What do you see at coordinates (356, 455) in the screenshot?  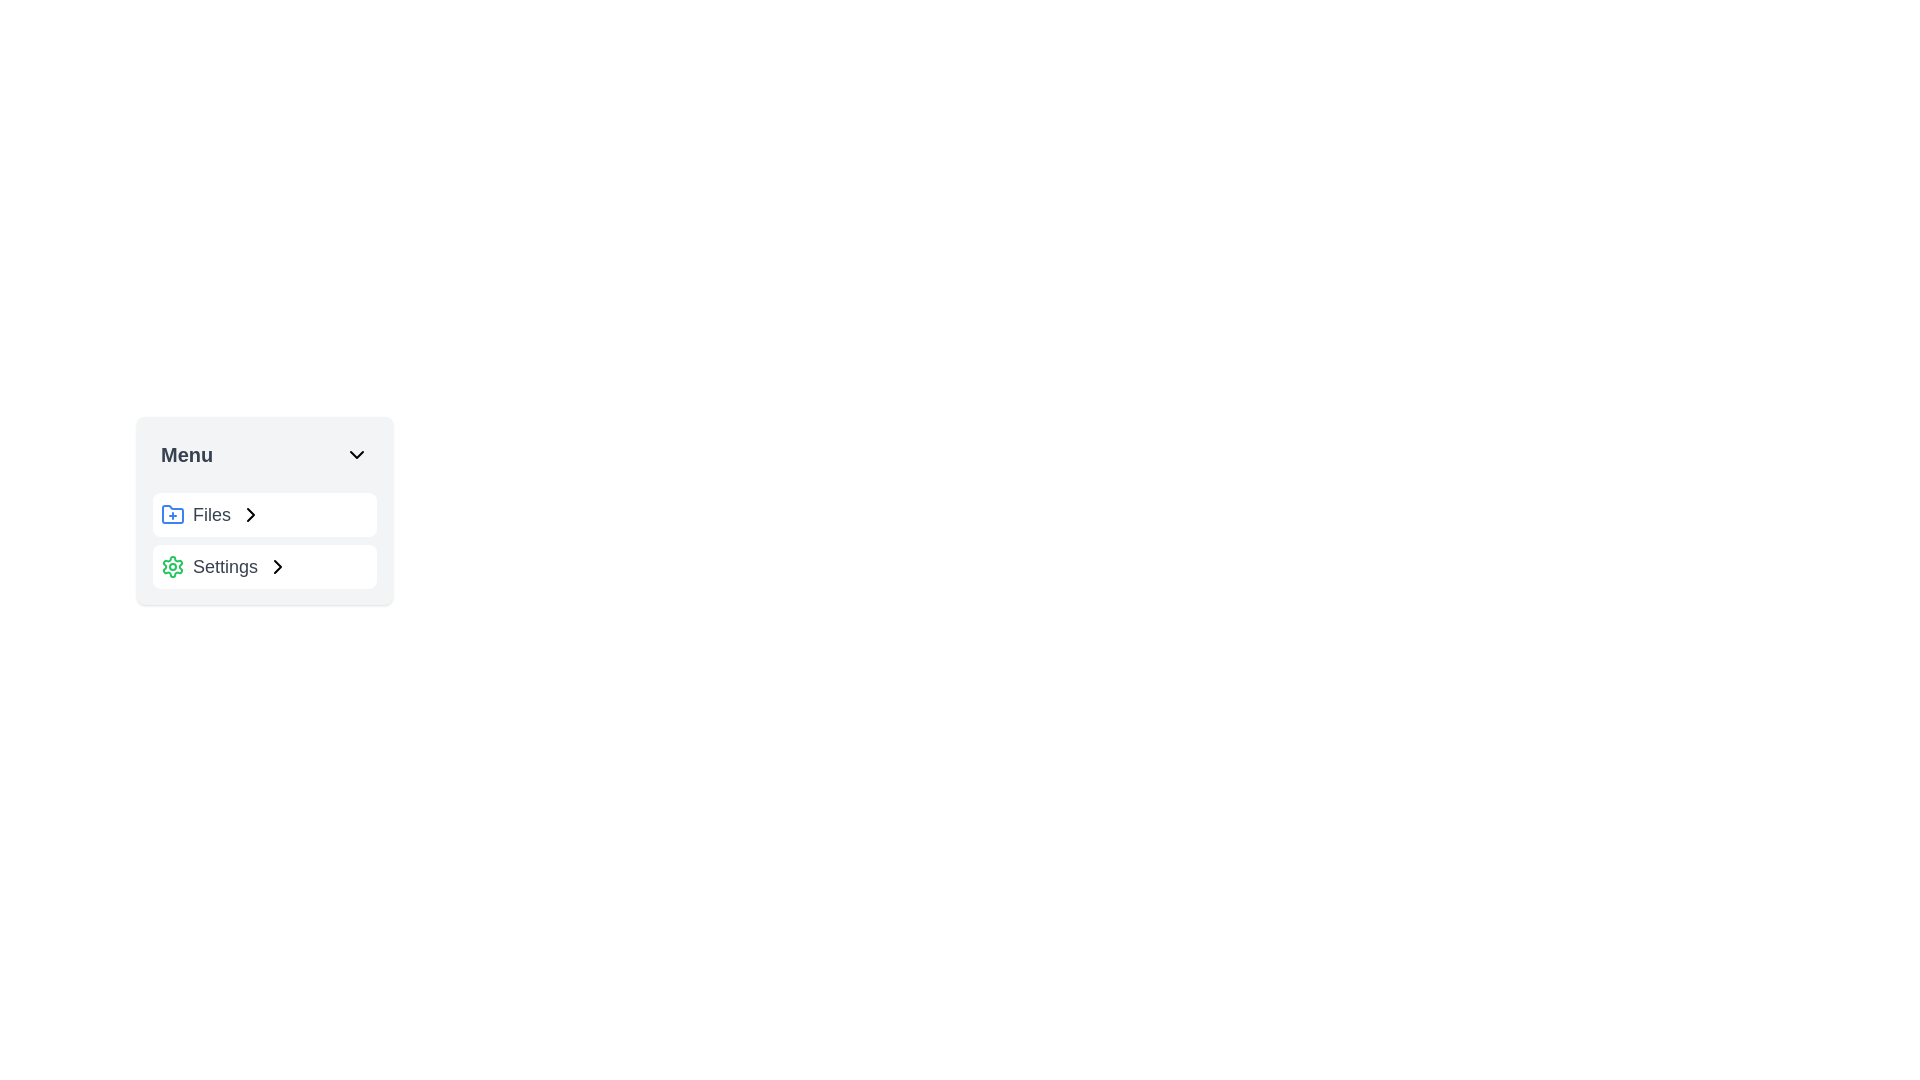 I see `the downward-facing chevron arrow icon, which serves as the dropdown trigger in the interface` at bounding box center [356, 455].